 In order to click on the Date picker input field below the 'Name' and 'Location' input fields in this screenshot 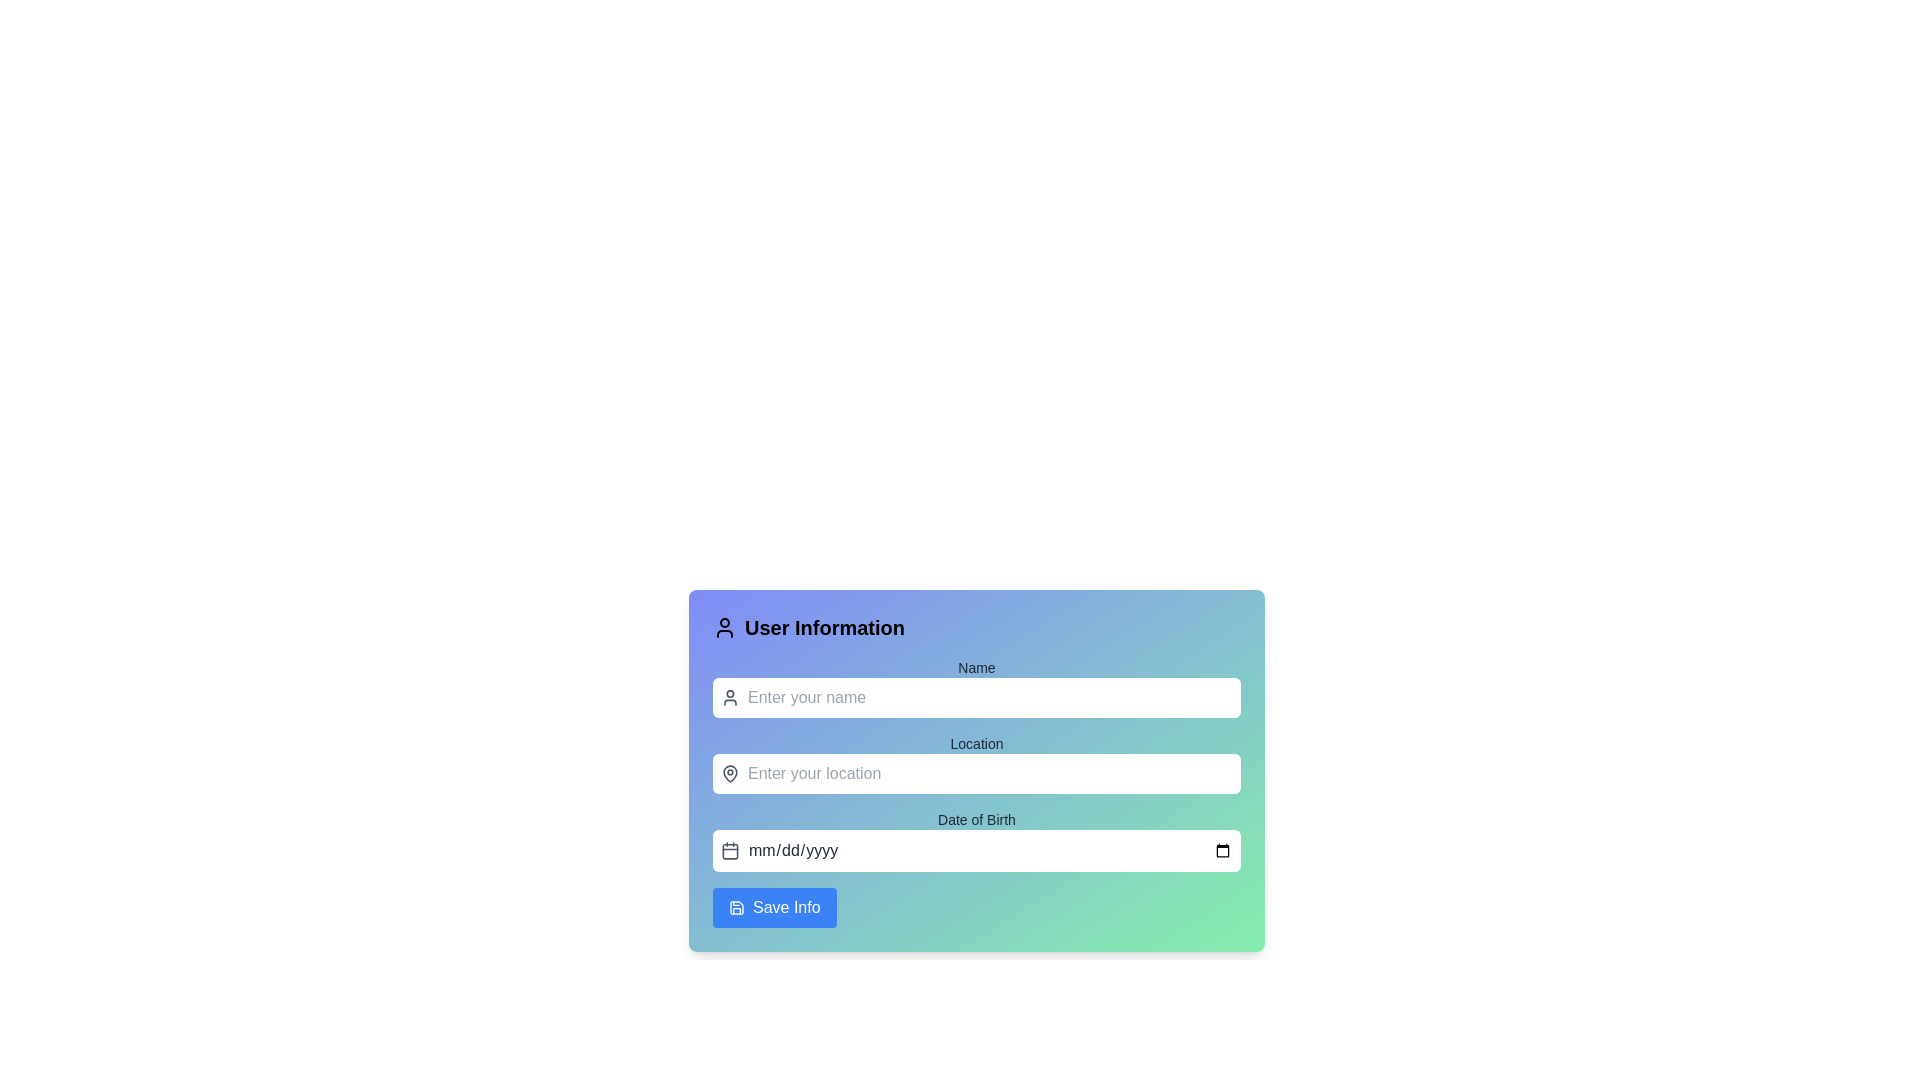, I will do `click(977, 840)`.